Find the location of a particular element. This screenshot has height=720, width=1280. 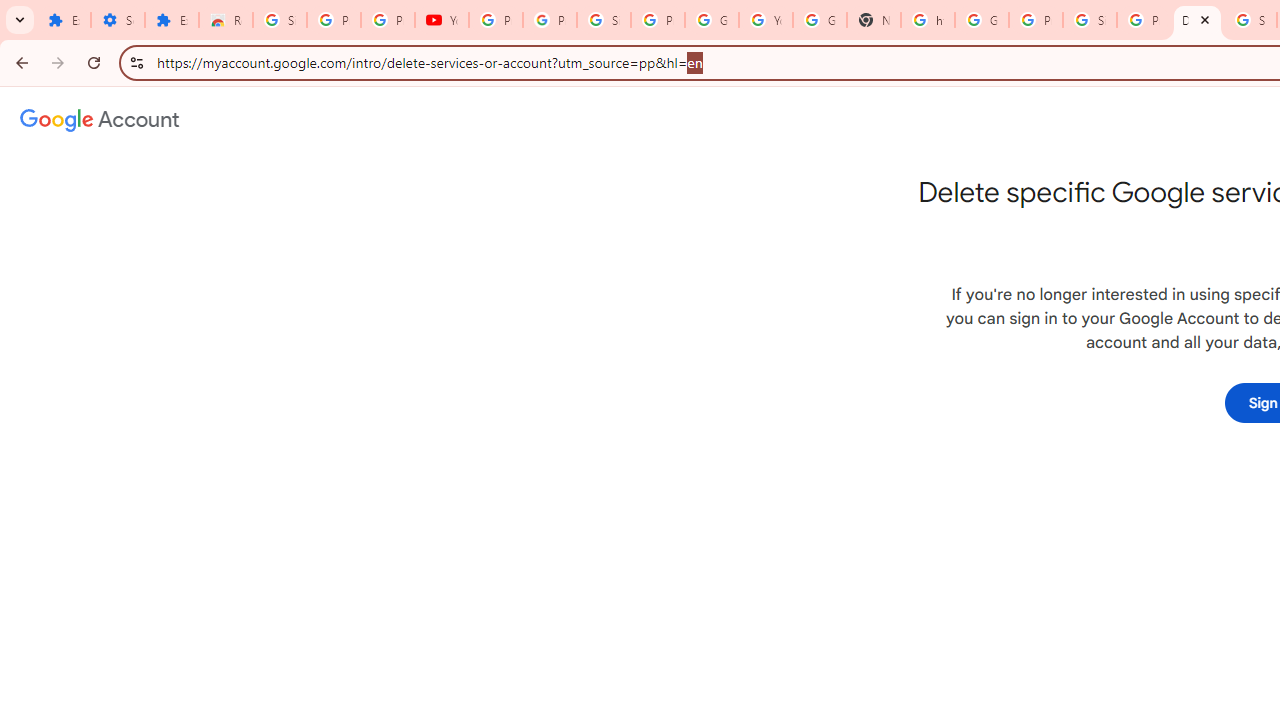

'Sign in - Google Accounts' is located at coordinates (279, 20).